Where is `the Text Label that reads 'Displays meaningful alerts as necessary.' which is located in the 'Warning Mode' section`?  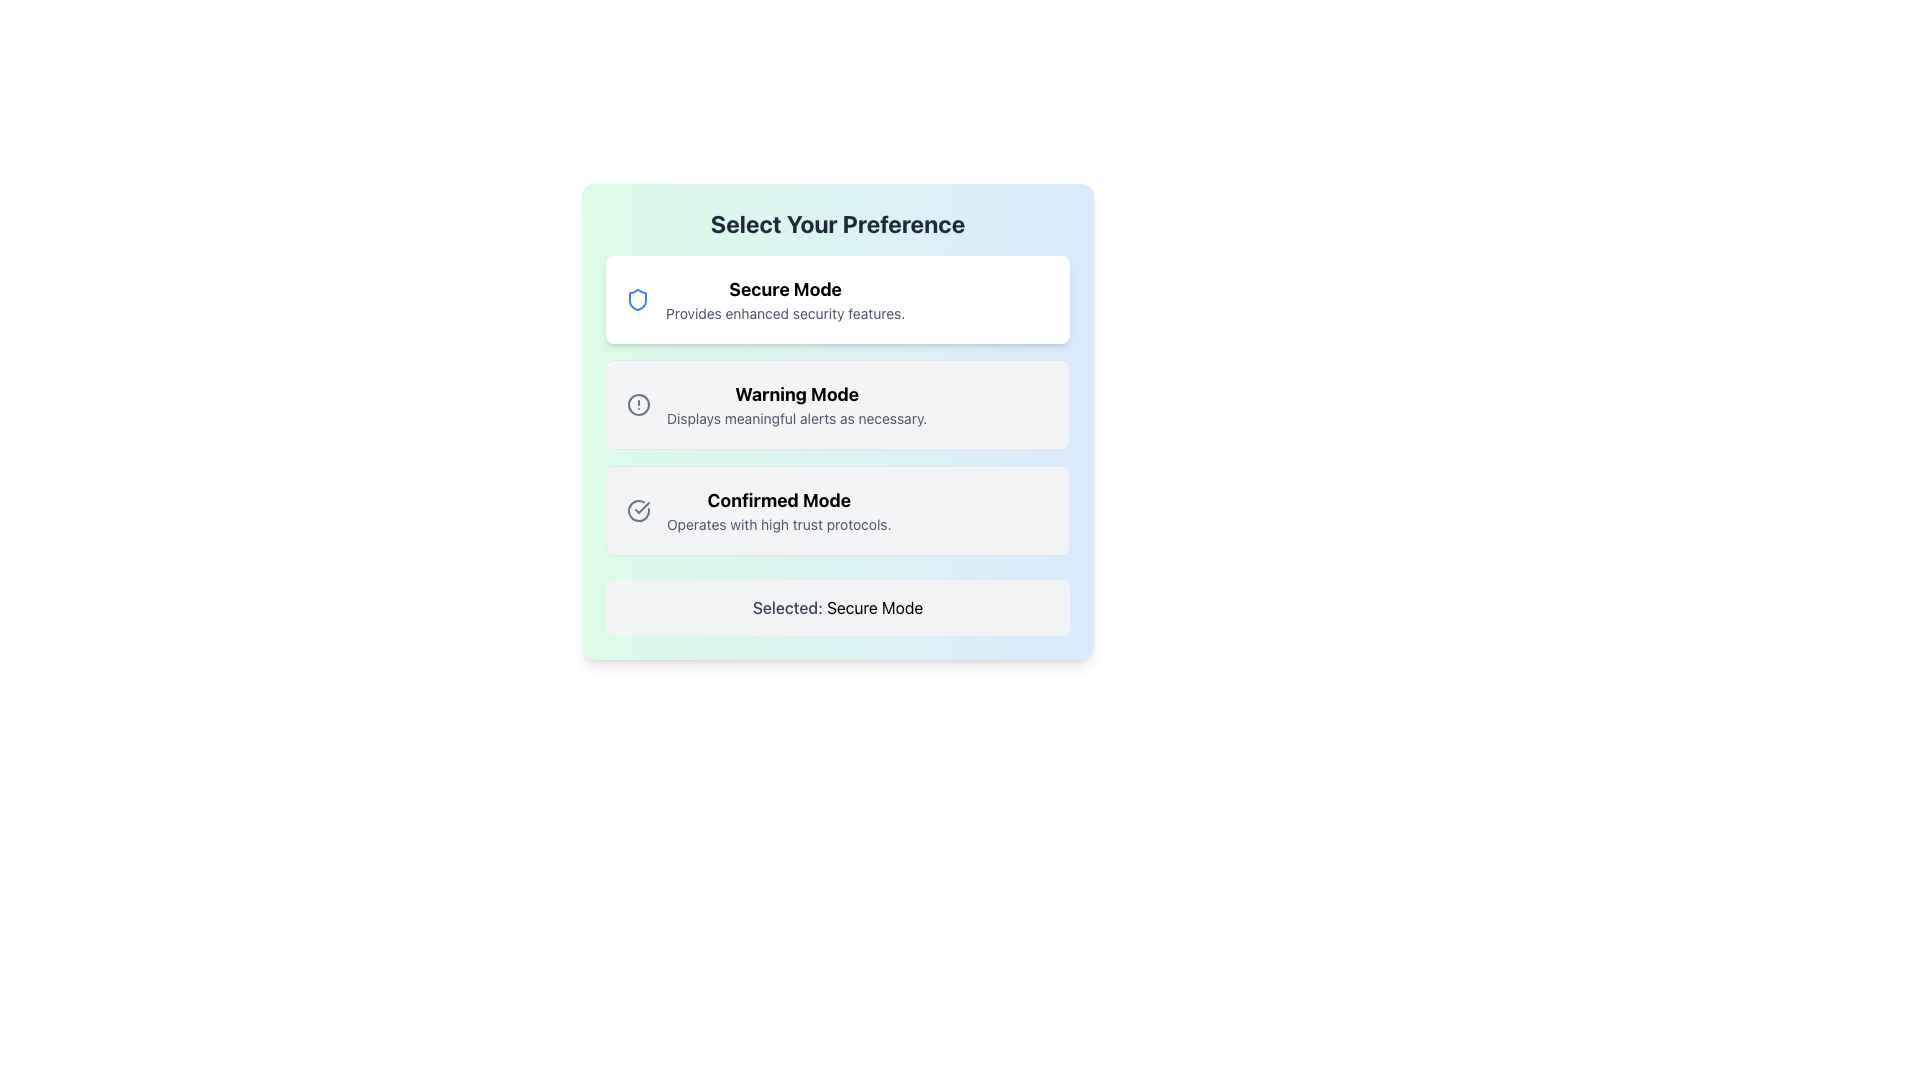
the Text Label that reads 'Displays meaningful alerts as necessary.' which is located in the 'Warning Mode' section is located at coordinates (796, 418).